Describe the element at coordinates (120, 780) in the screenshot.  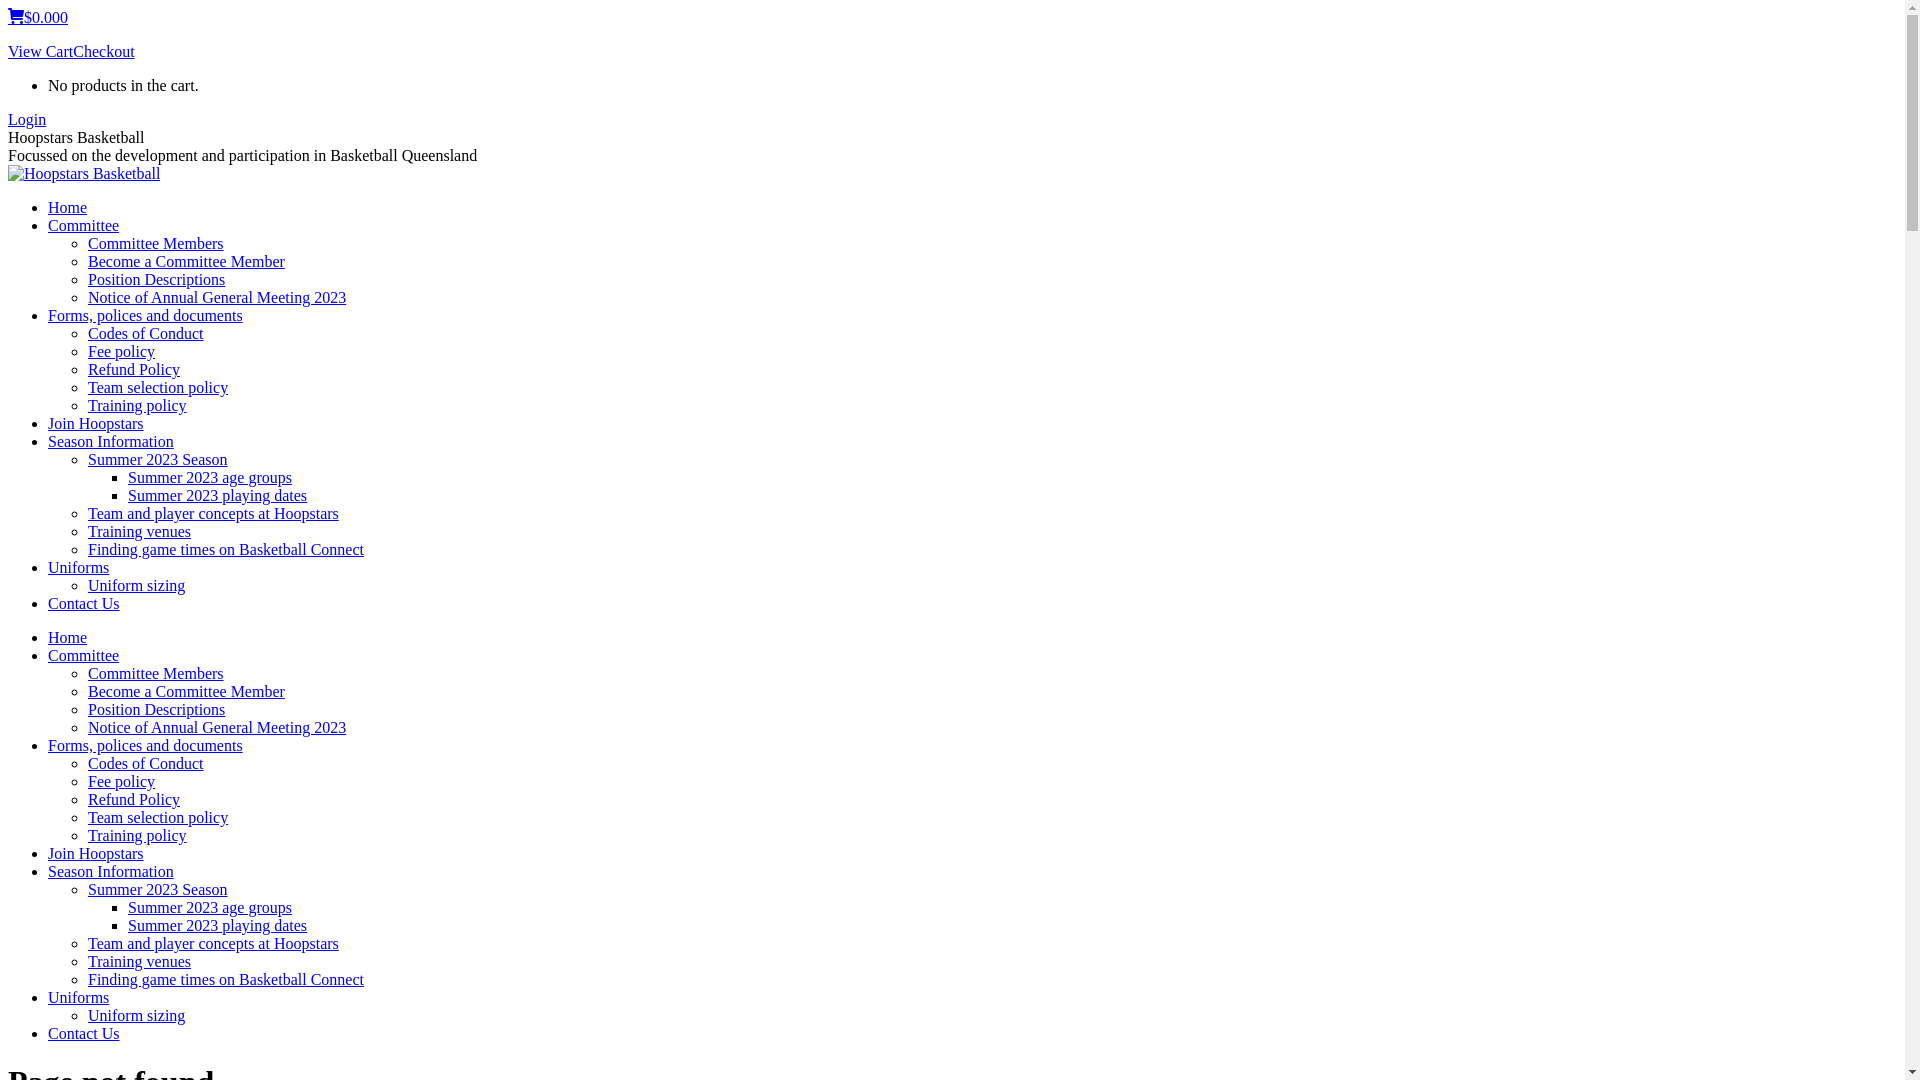
I see `'Fee policy'` at that location.